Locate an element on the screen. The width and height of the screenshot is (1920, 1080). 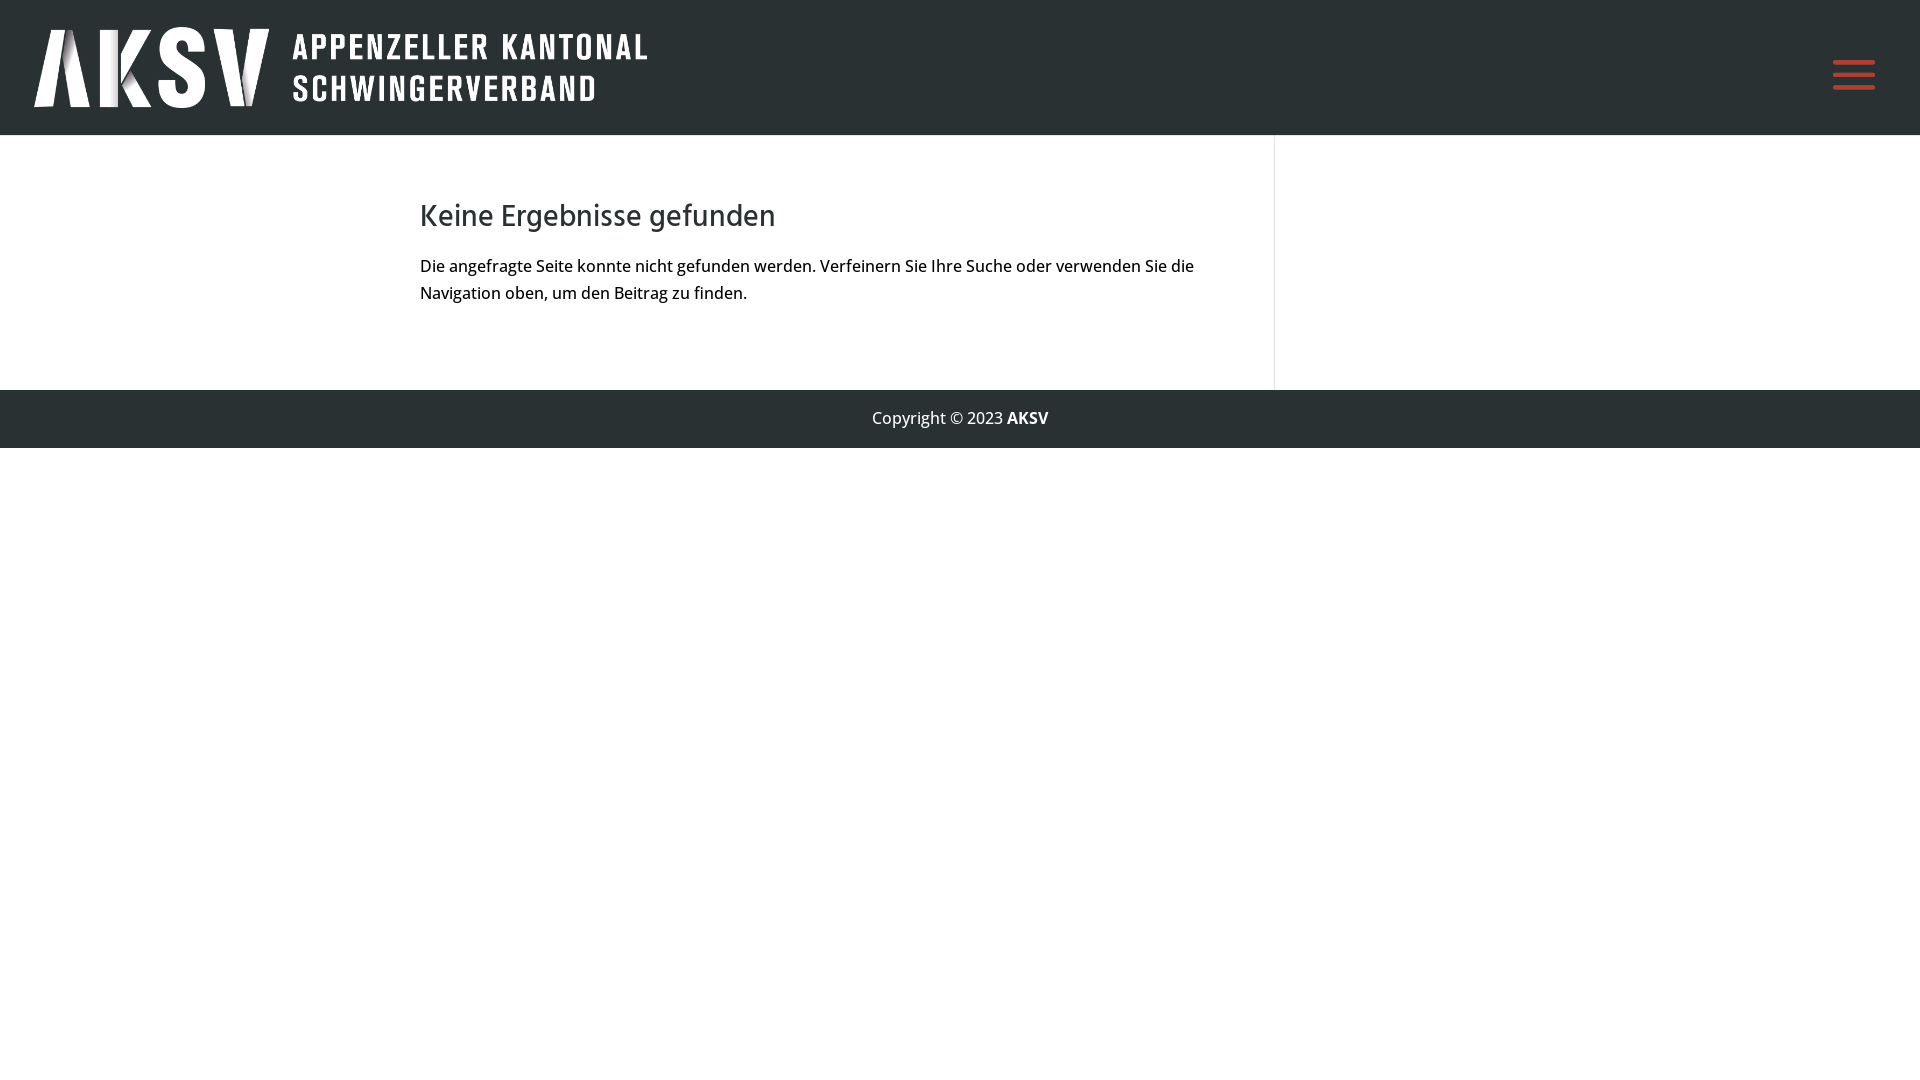
'AKSV' is located at coordinates (1027, 416).